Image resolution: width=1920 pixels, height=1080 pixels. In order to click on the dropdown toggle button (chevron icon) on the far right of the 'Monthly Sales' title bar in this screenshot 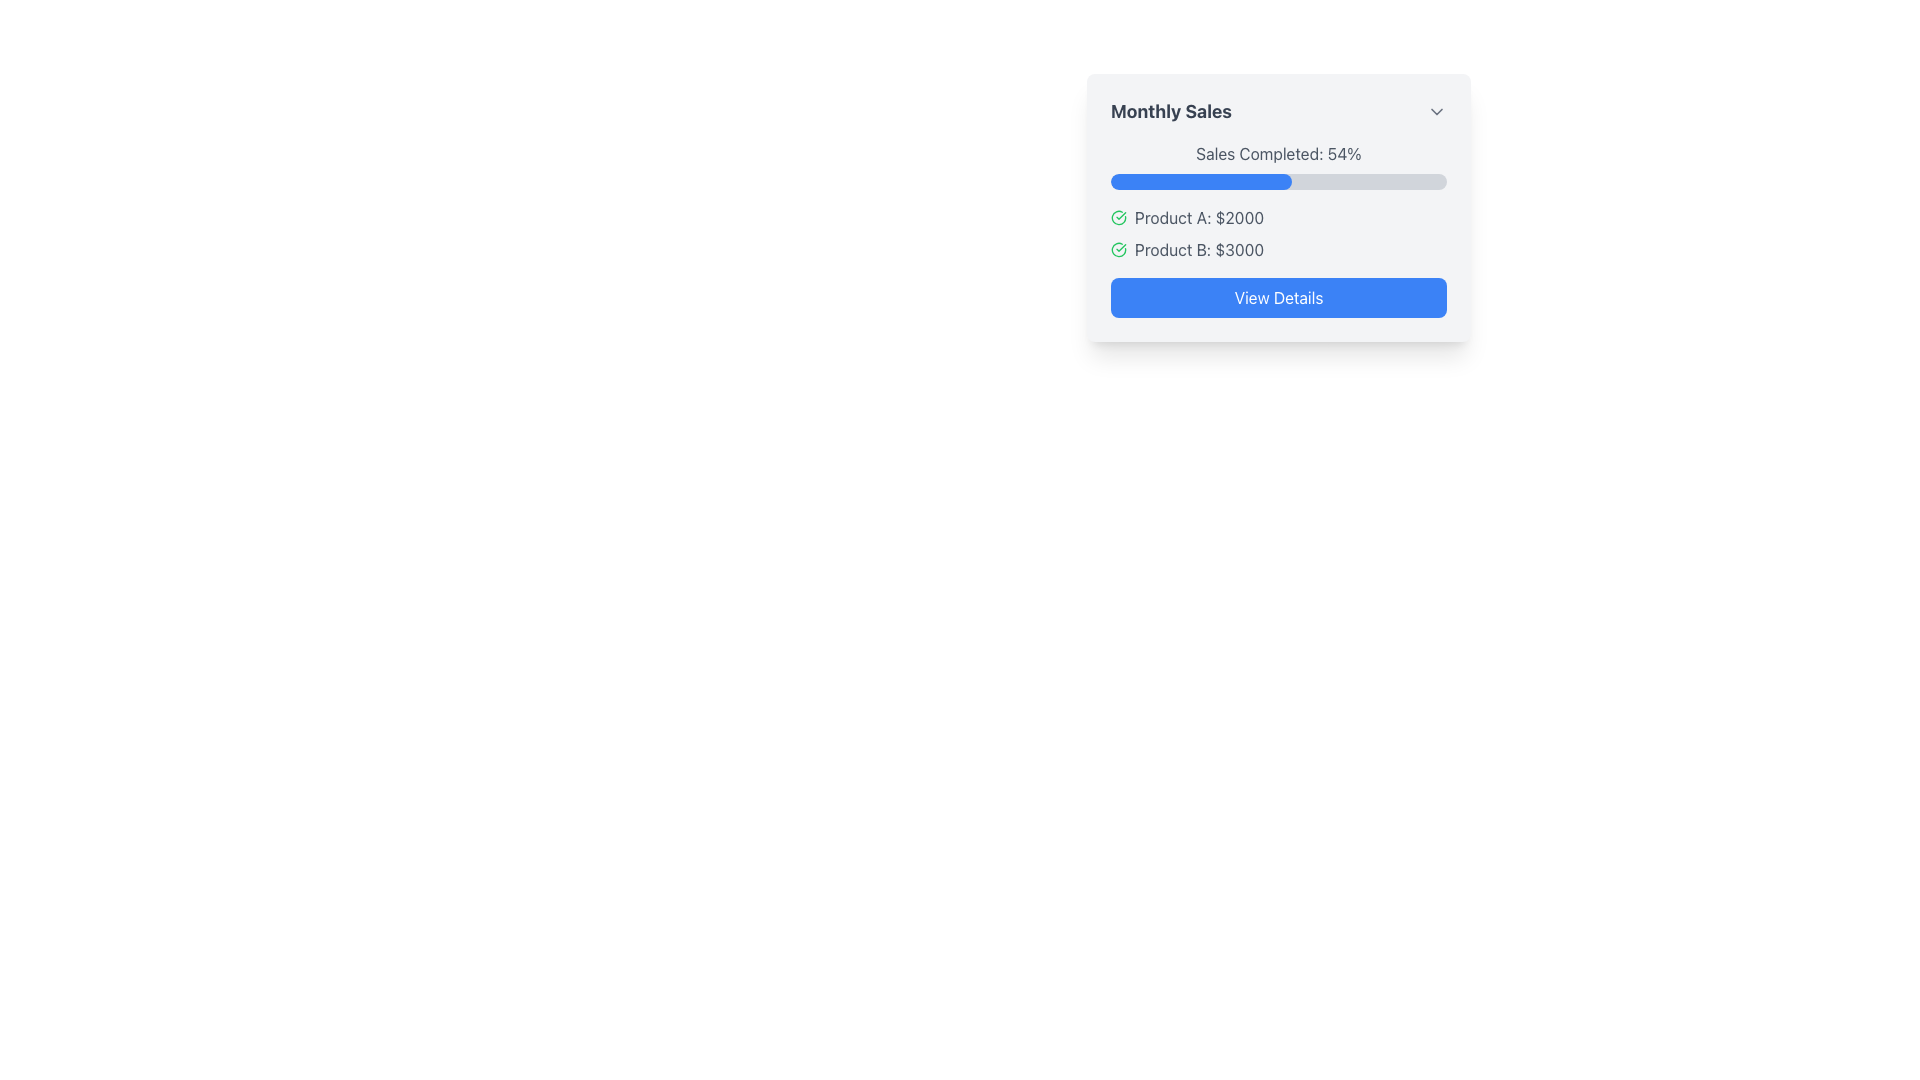, I will do `click(1435, 111)`.